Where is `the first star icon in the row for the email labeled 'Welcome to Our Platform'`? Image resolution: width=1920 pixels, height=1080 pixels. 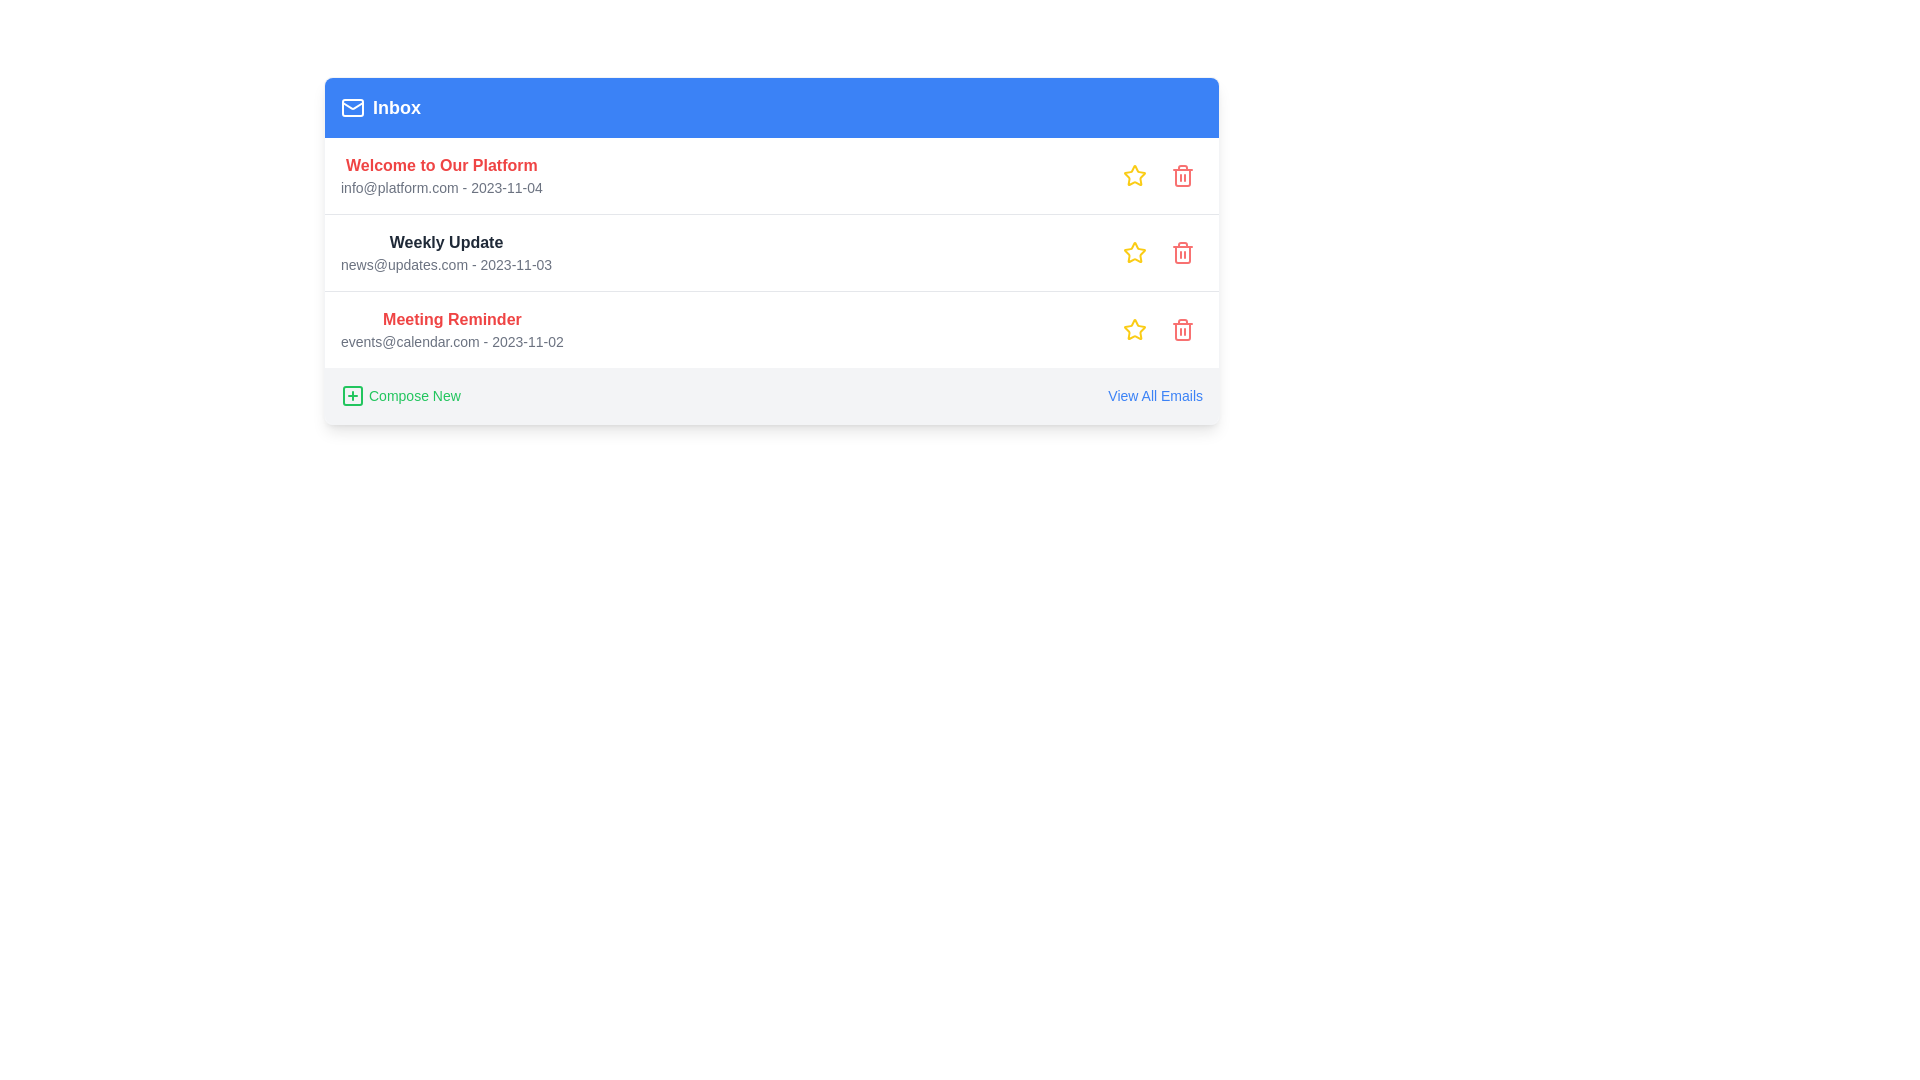
the first star icon in the row for the email labeled 'Welcome to Our Platform' is located at coordinates (1134, 175).